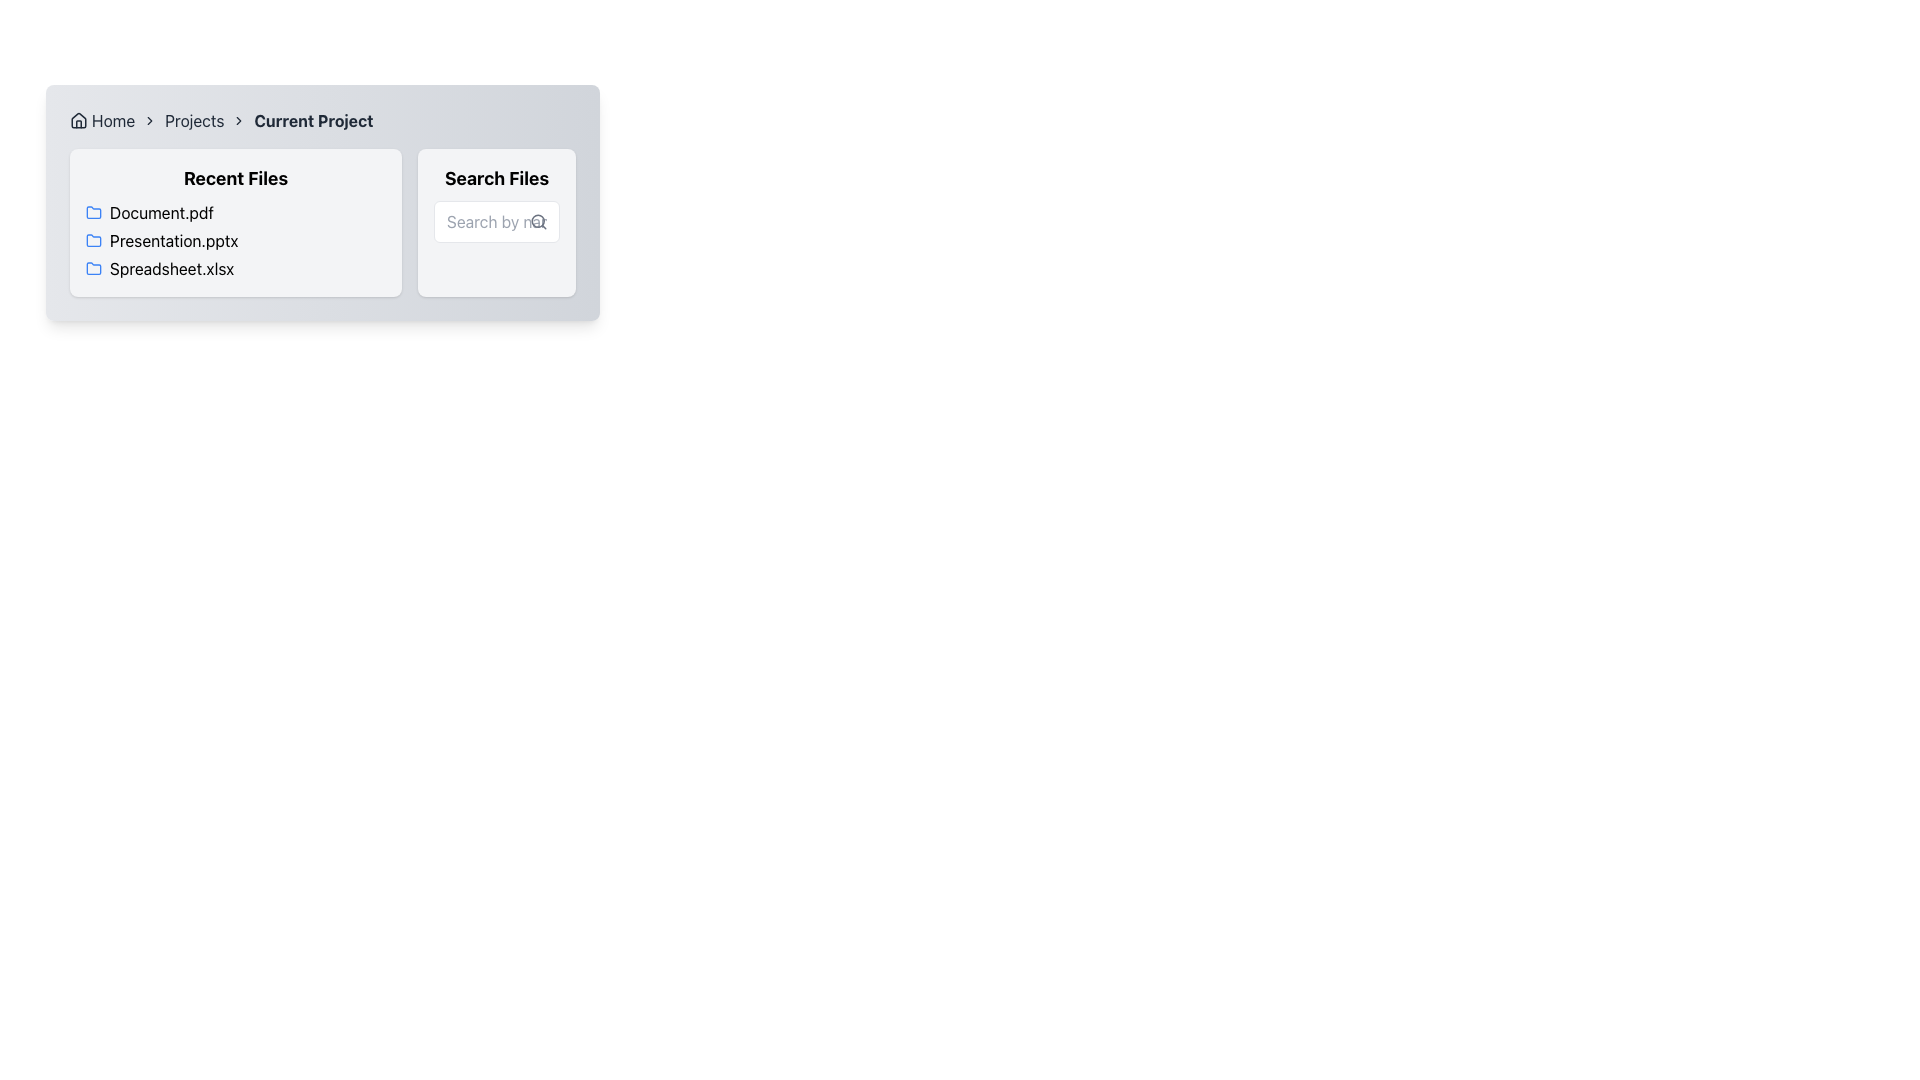 This screenshot has height=1080, width=1920. I want to click on the folder icon representing 'Spreadsheet.xlsx' in the bottom left corner of the 'Recent Files' section, so click(93, 268).